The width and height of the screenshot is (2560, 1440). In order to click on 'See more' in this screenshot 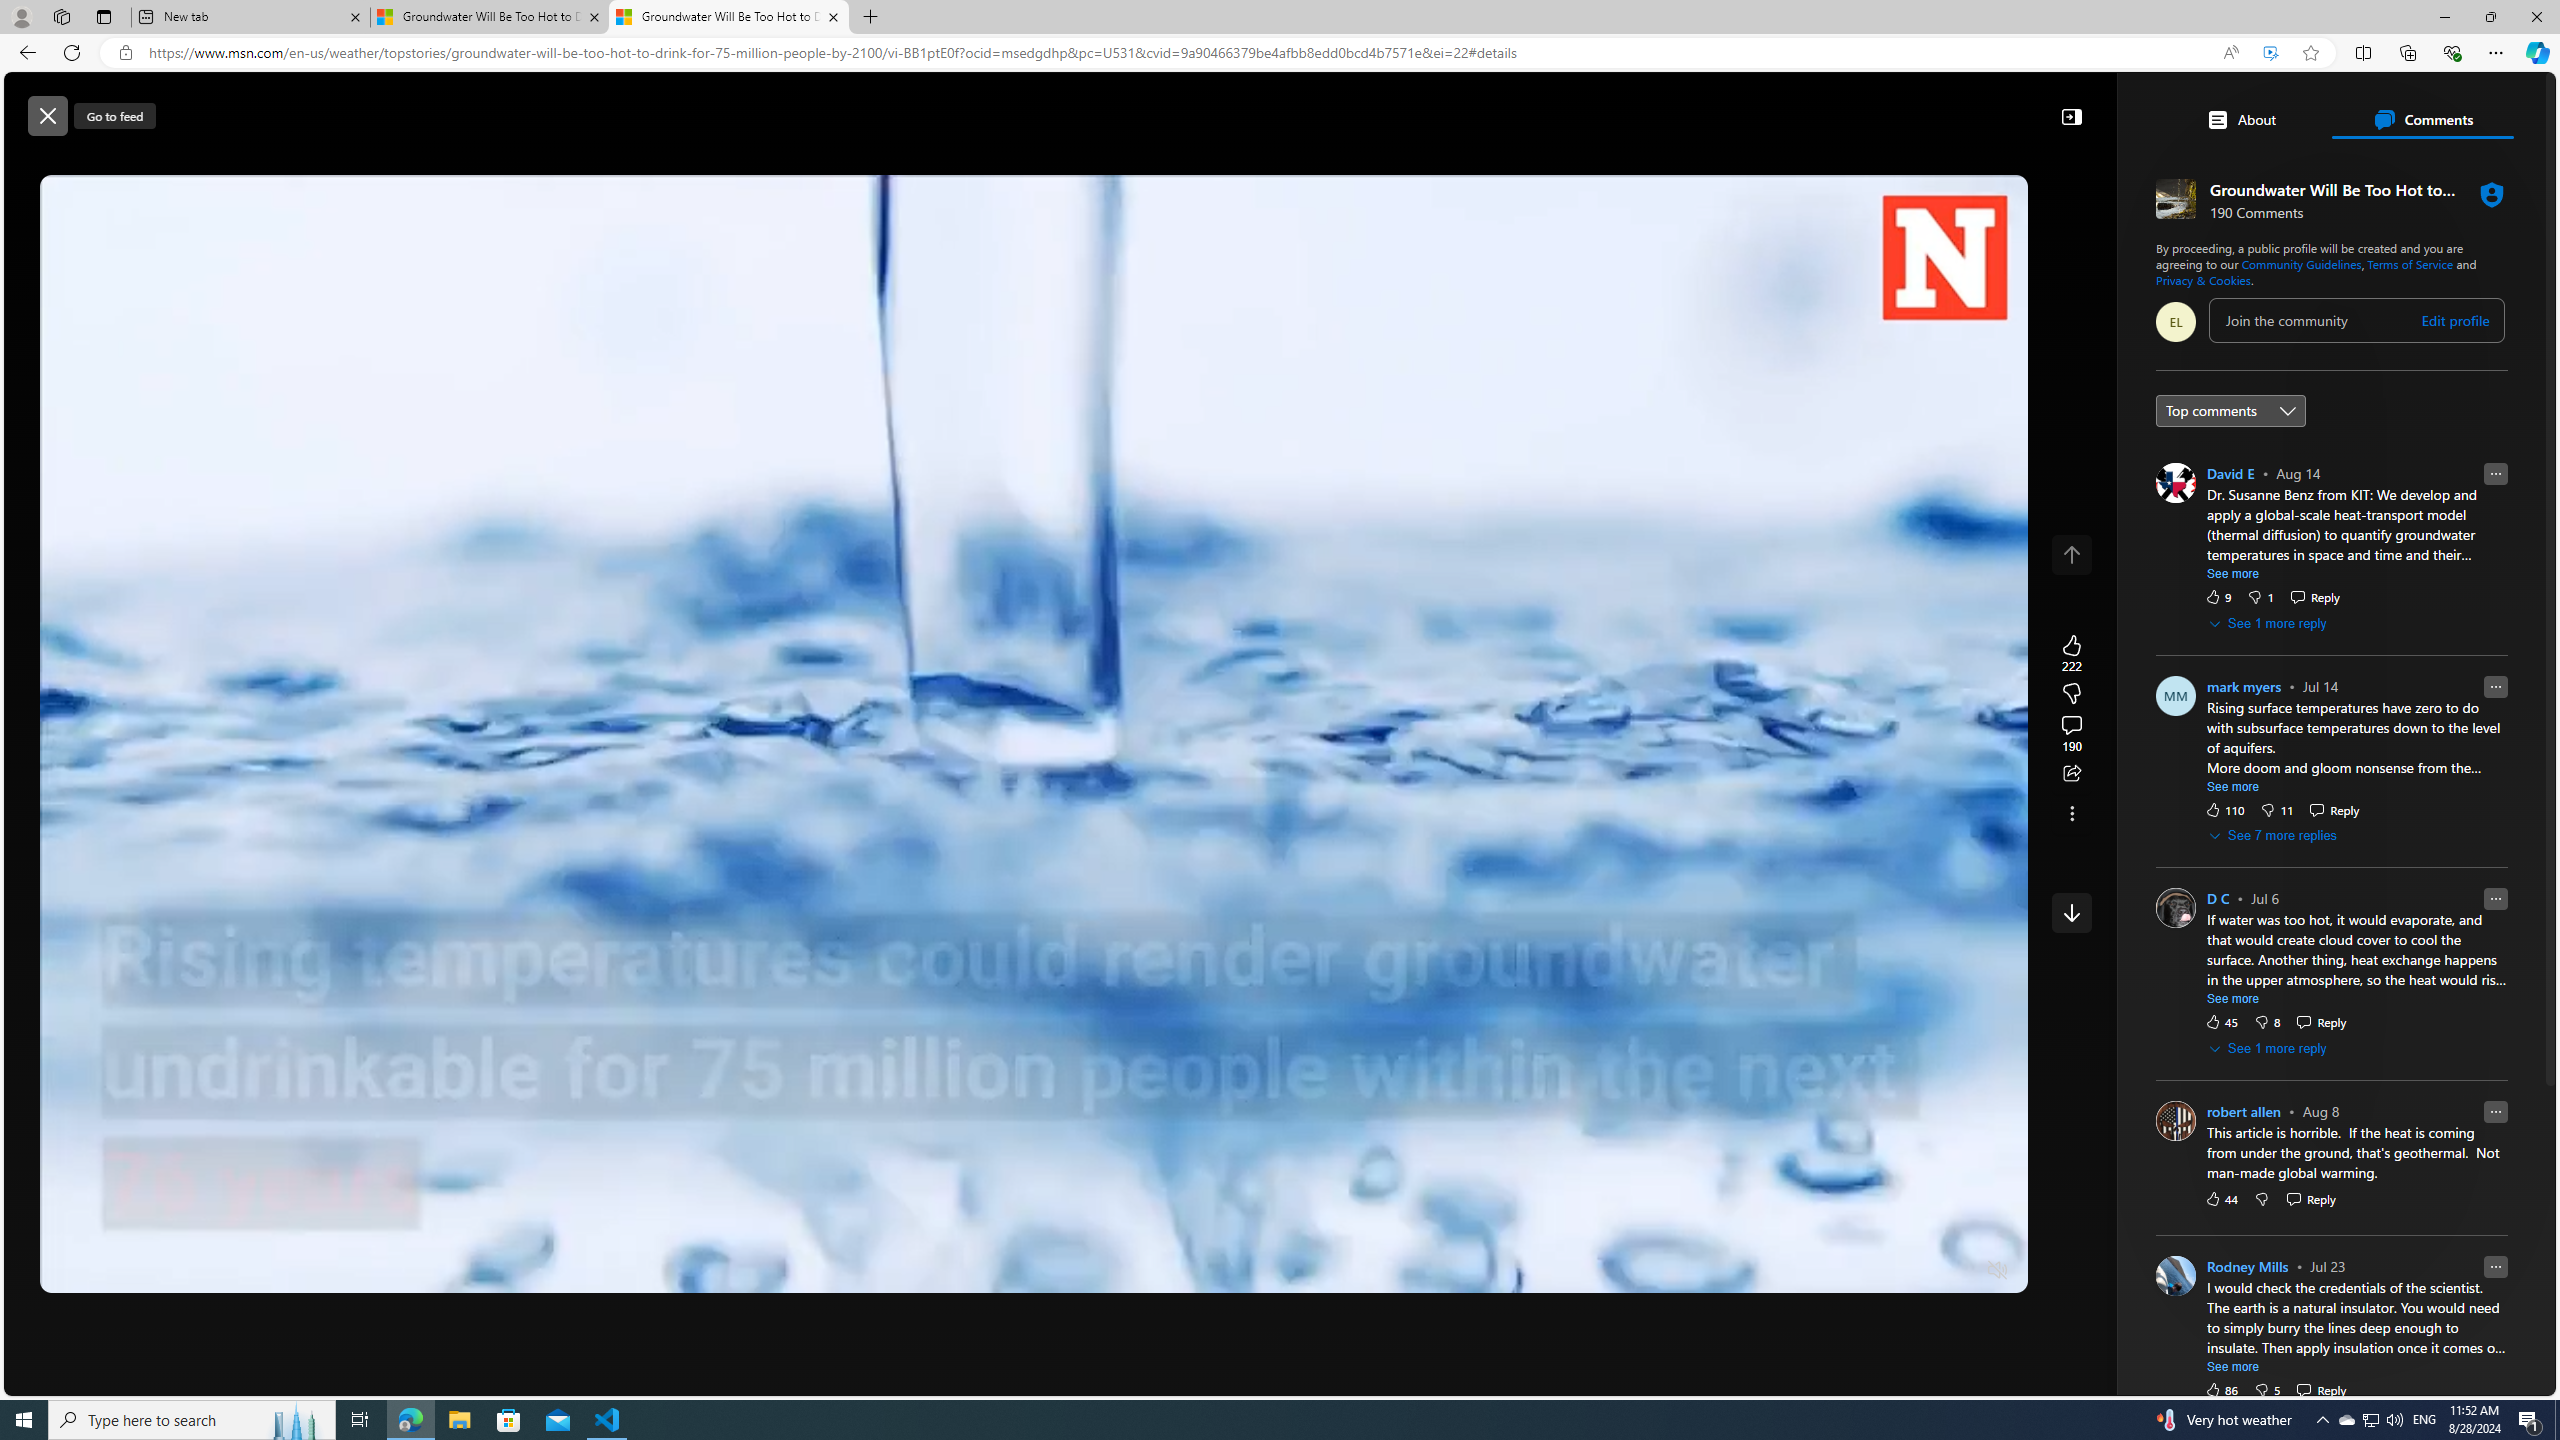, I will do `click(2233, 1367)`.